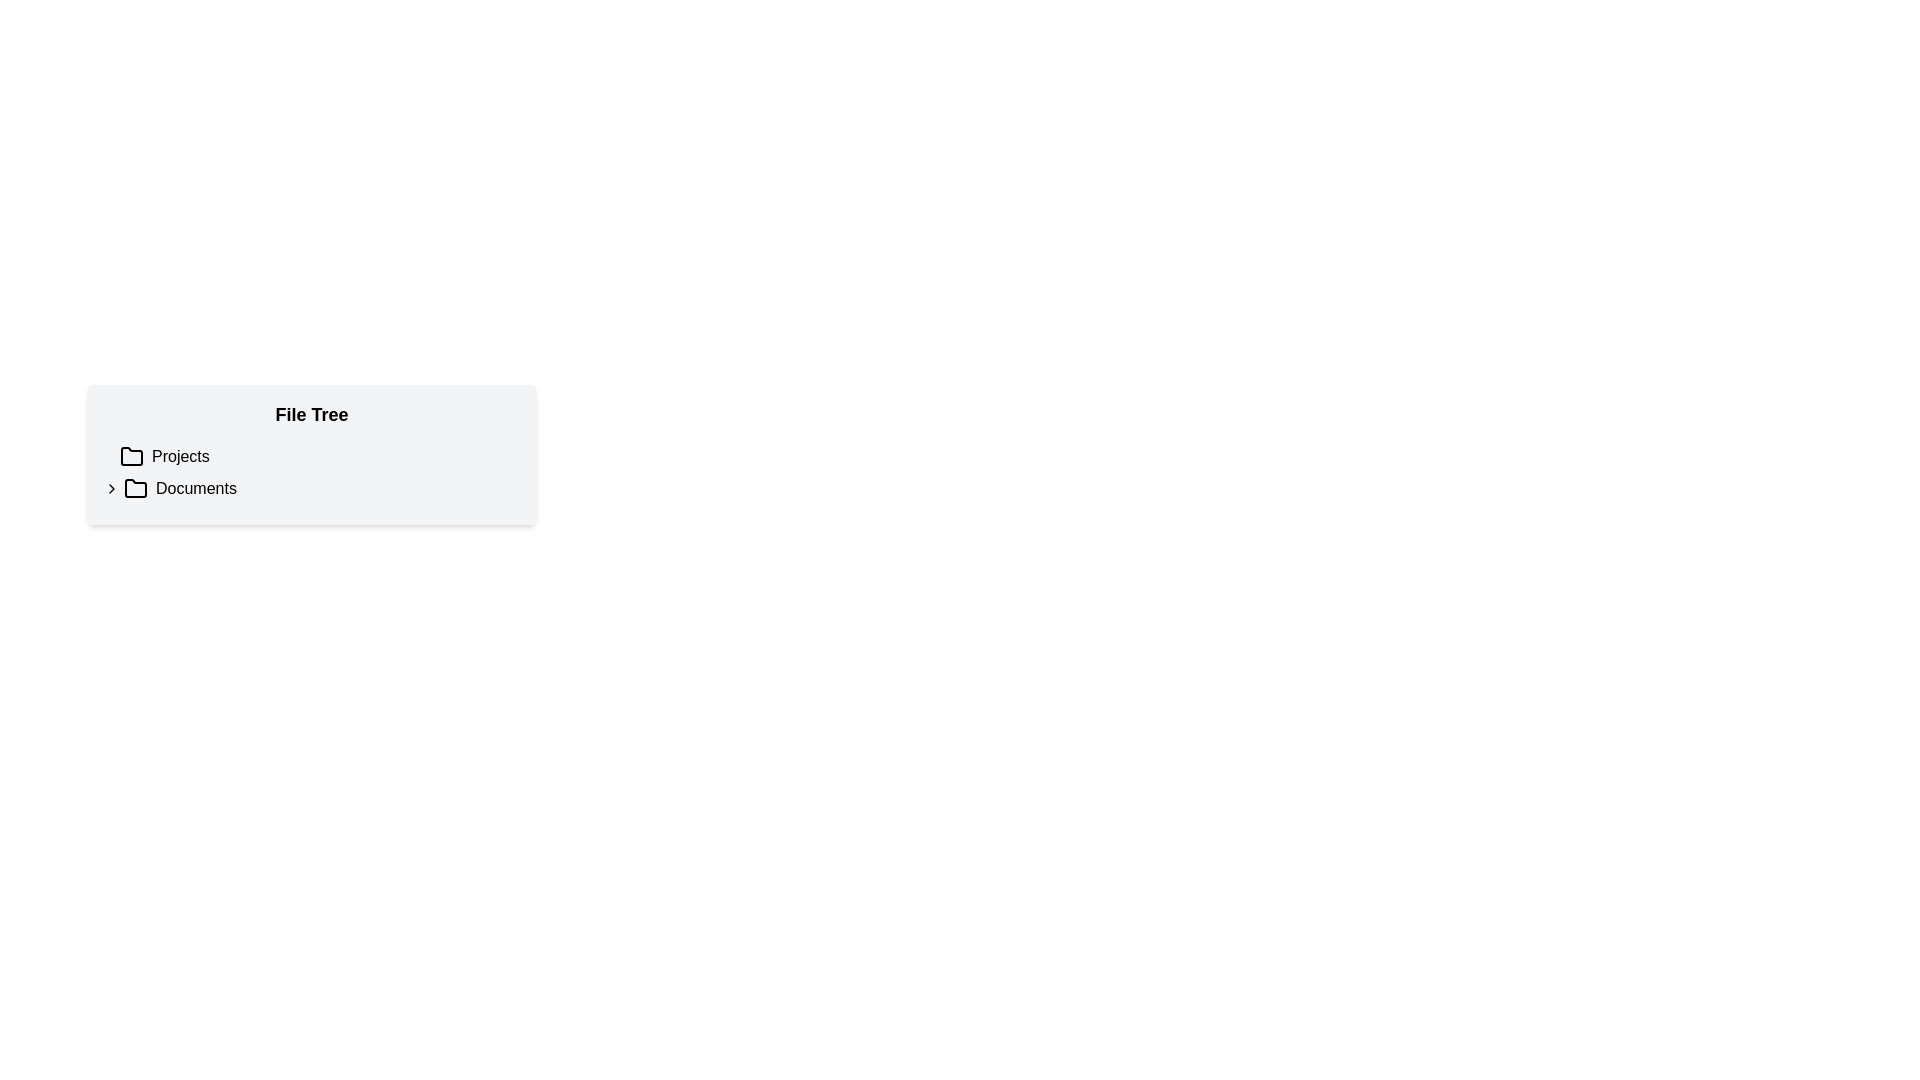  I want to click on the 'Documents' folder item in the file tree, so click(311, 489).